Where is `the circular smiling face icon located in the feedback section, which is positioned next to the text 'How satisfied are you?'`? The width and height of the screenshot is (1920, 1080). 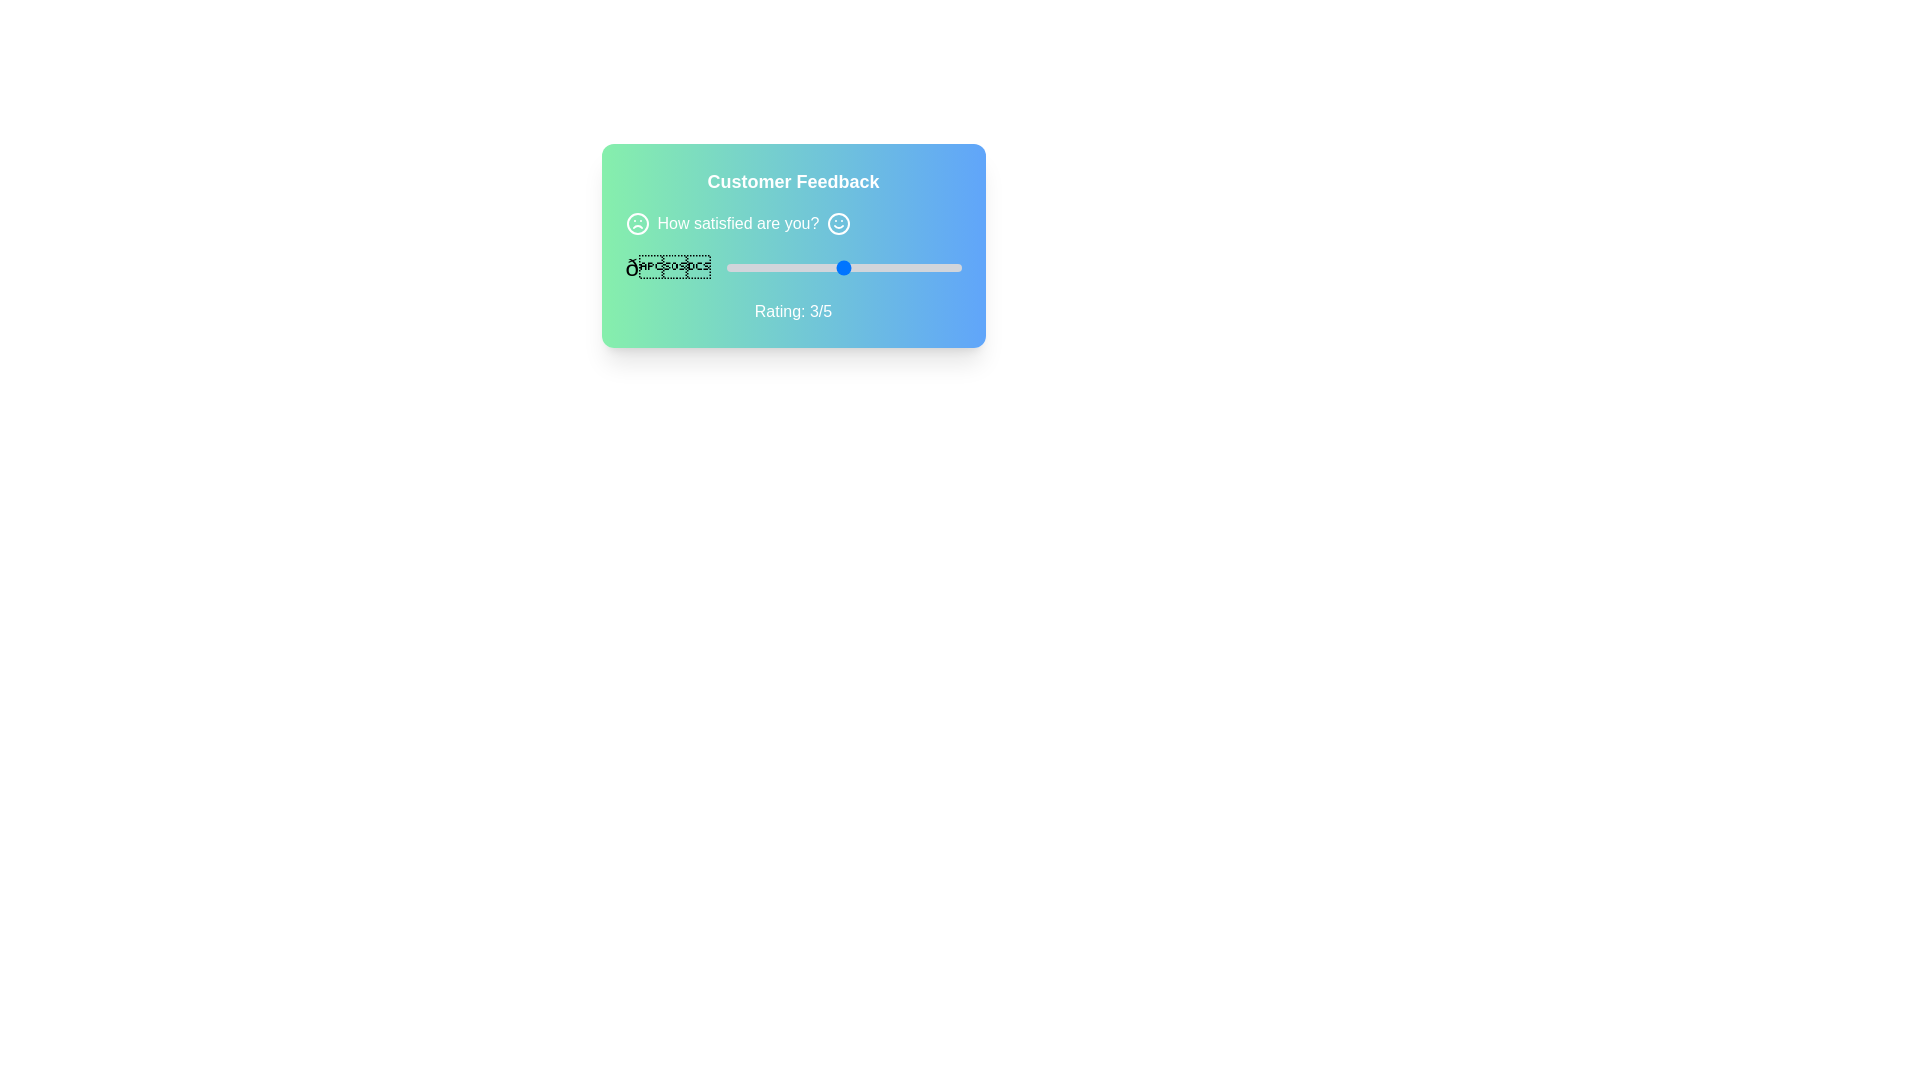 the circular smiling face icon located in the feedback section, which is positioned next to the text 'How satisfied are you?' is located at coordinates (839, 223).